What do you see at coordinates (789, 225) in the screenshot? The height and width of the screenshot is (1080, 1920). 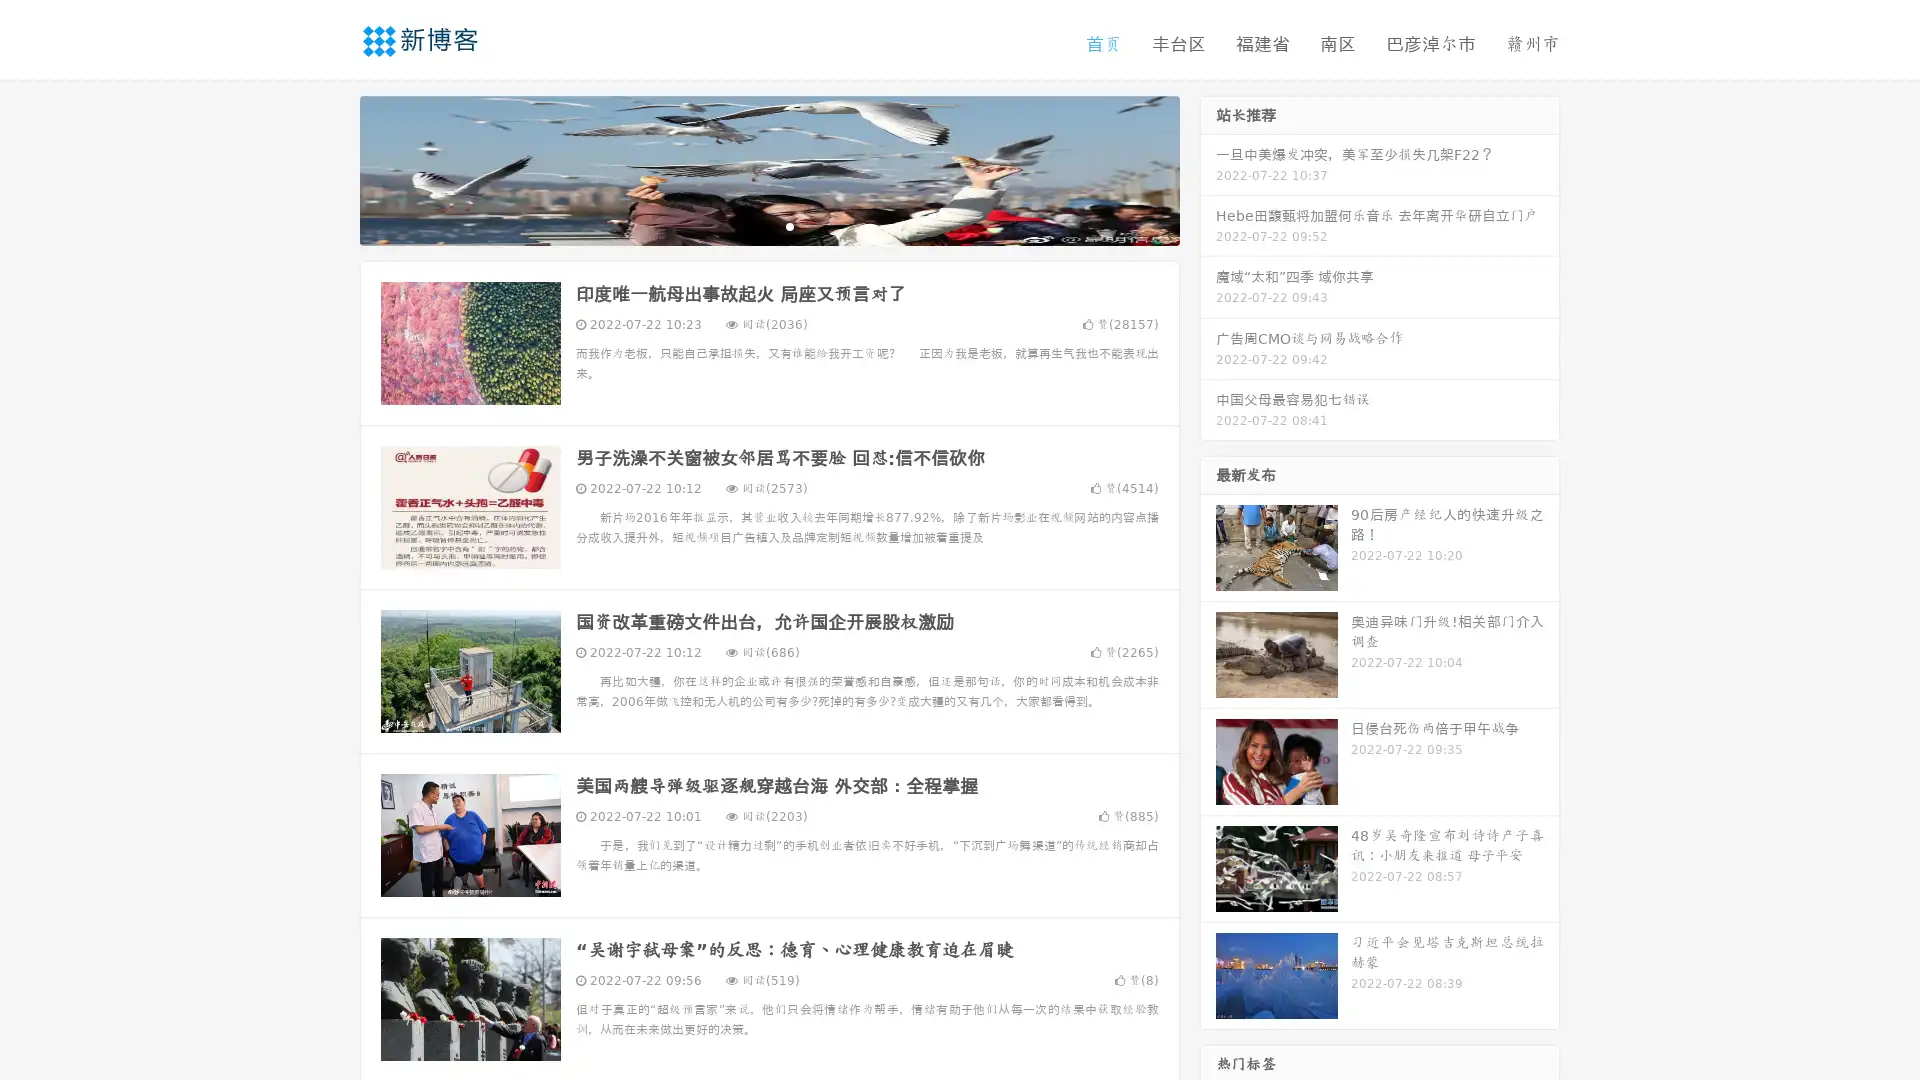 I see `Go to slide 3` at bounding box center [789, 225].